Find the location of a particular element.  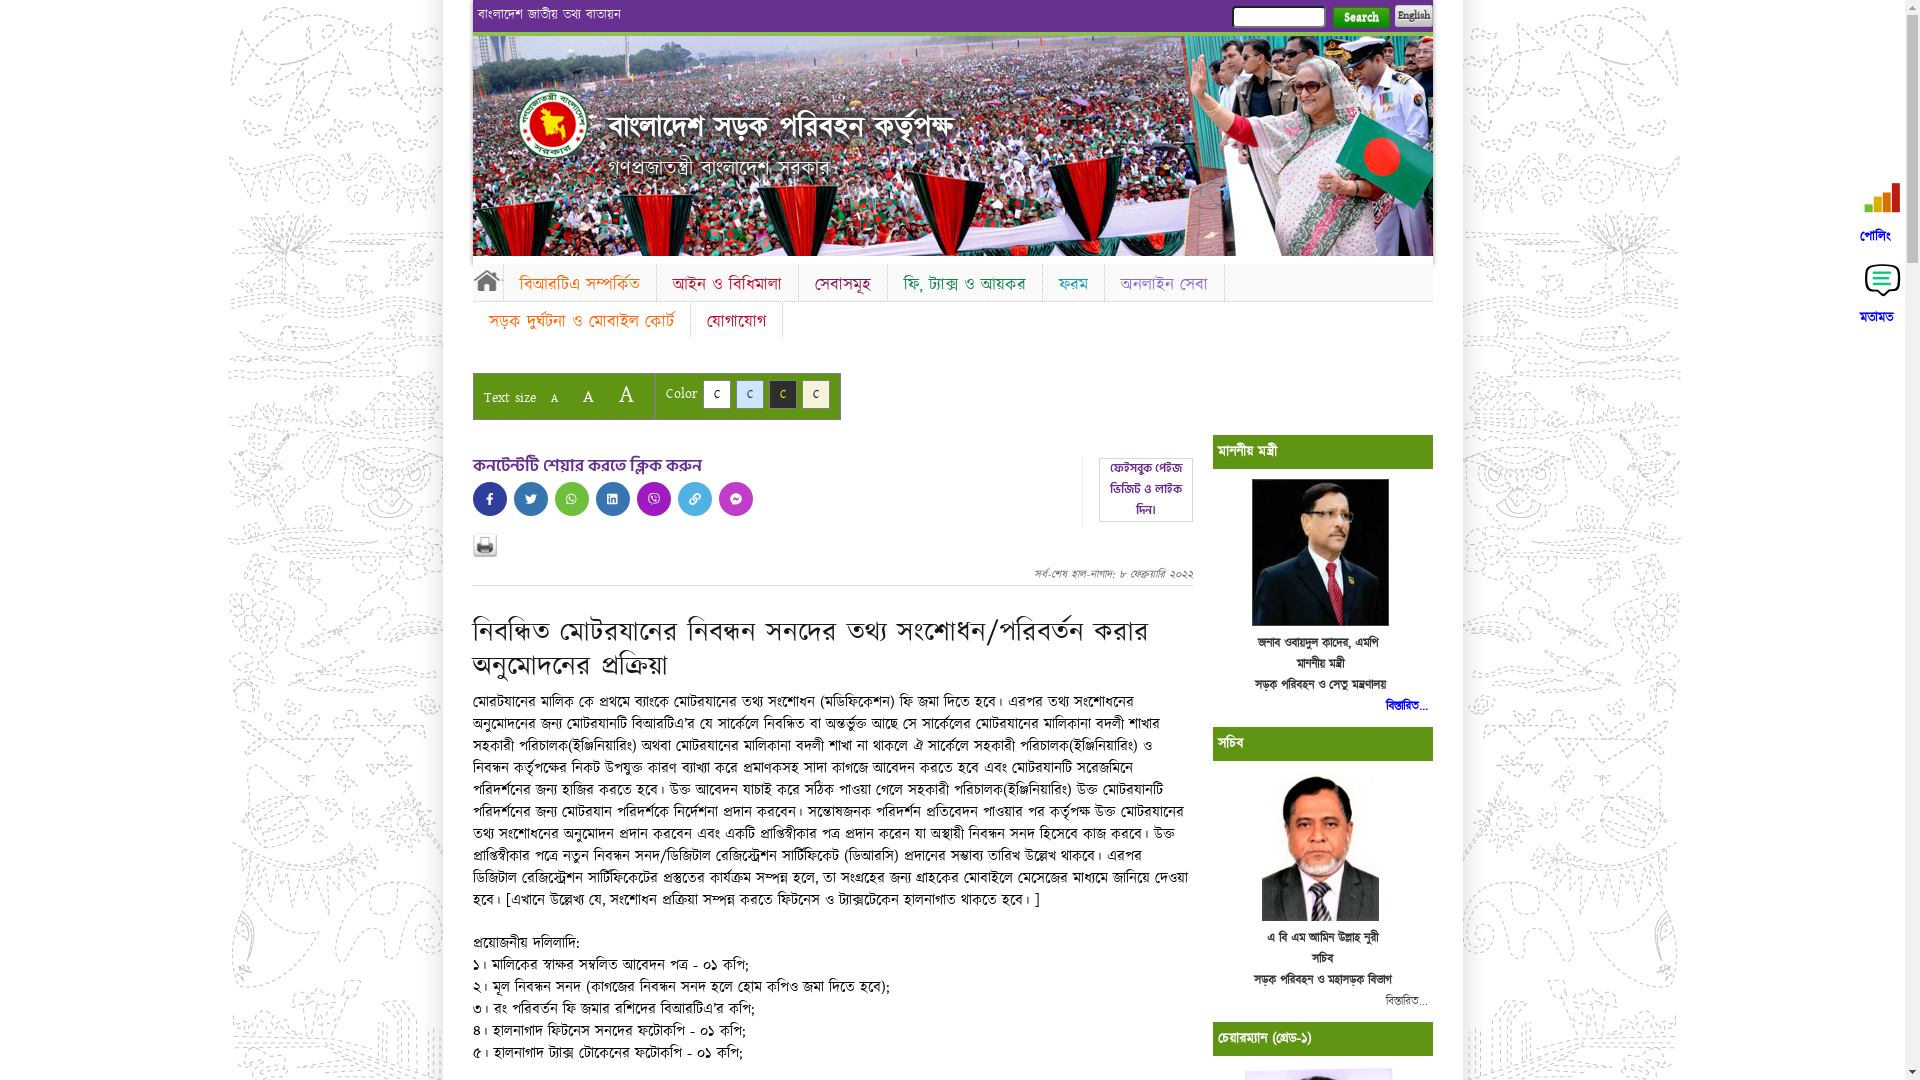

'C' is located at coordinates (816, 394).